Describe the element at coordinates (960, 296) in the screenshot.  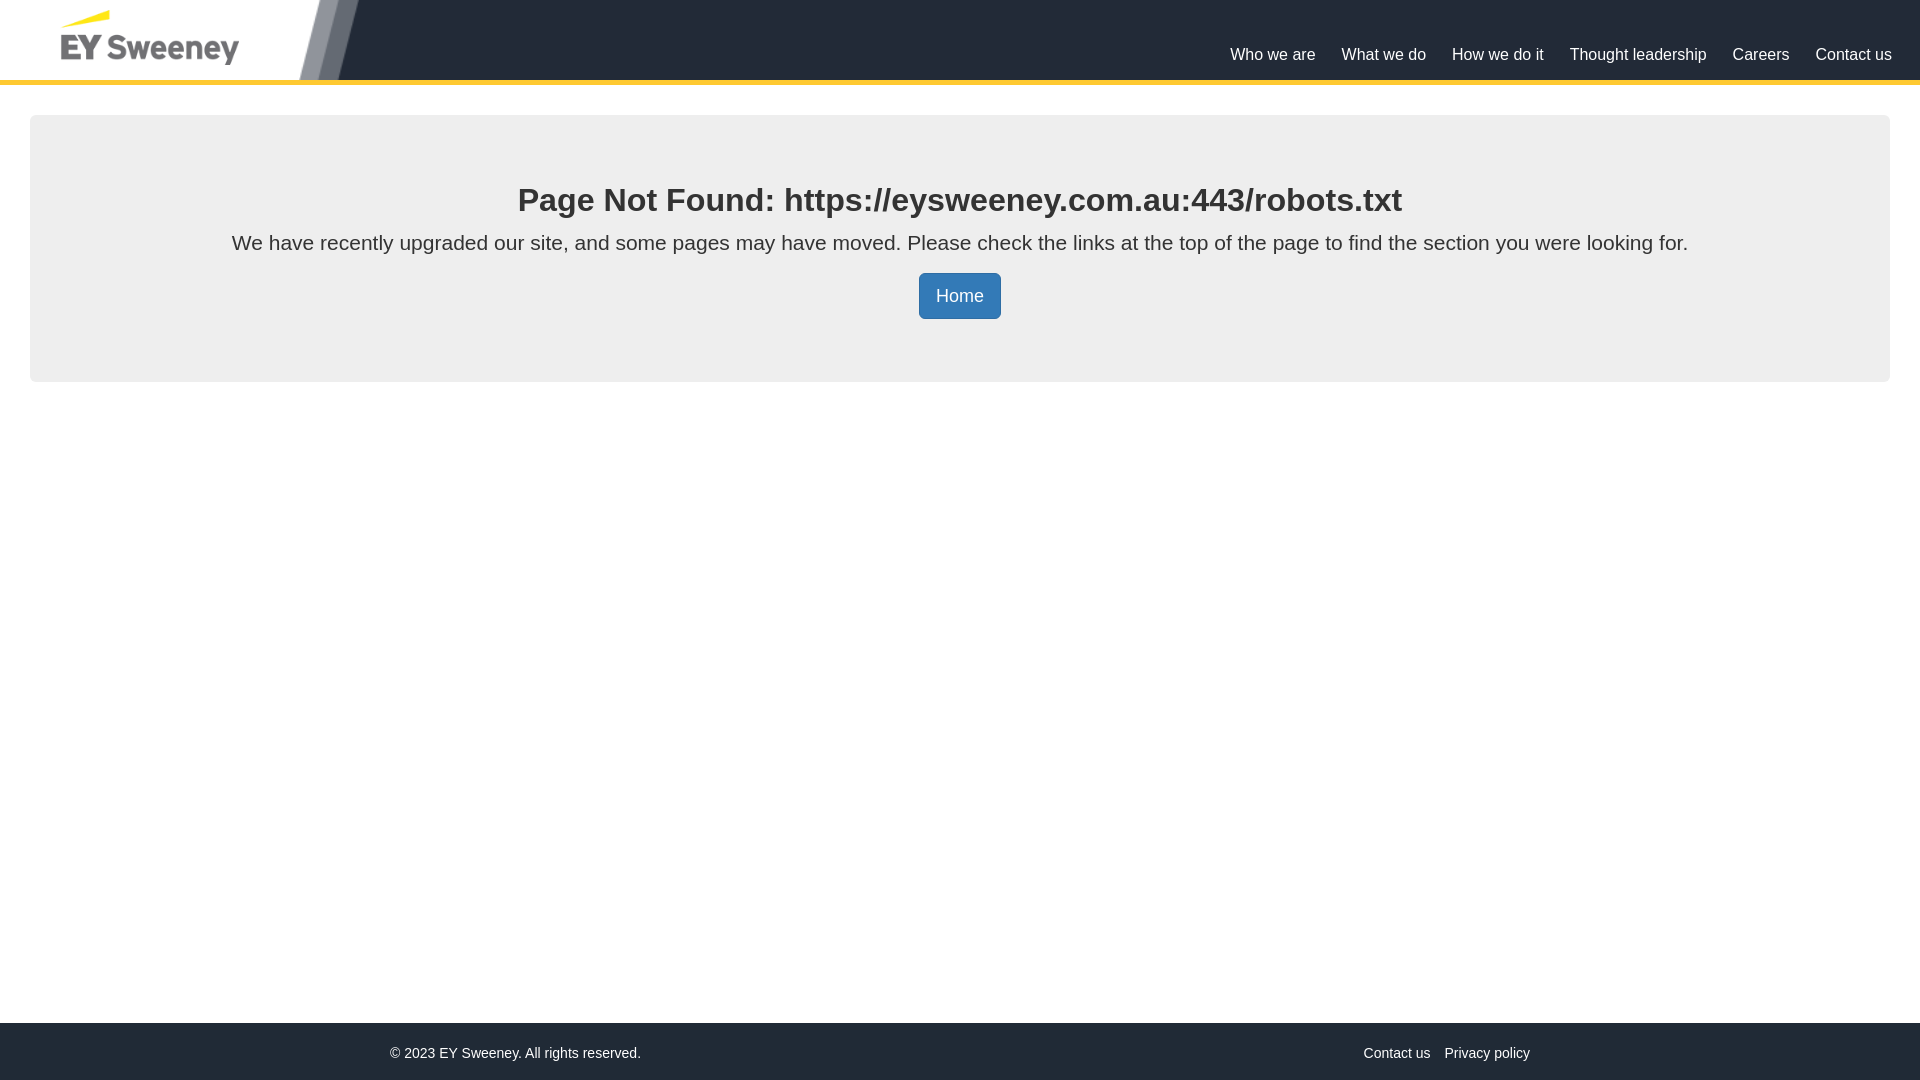
I see `'Home'` at that location.